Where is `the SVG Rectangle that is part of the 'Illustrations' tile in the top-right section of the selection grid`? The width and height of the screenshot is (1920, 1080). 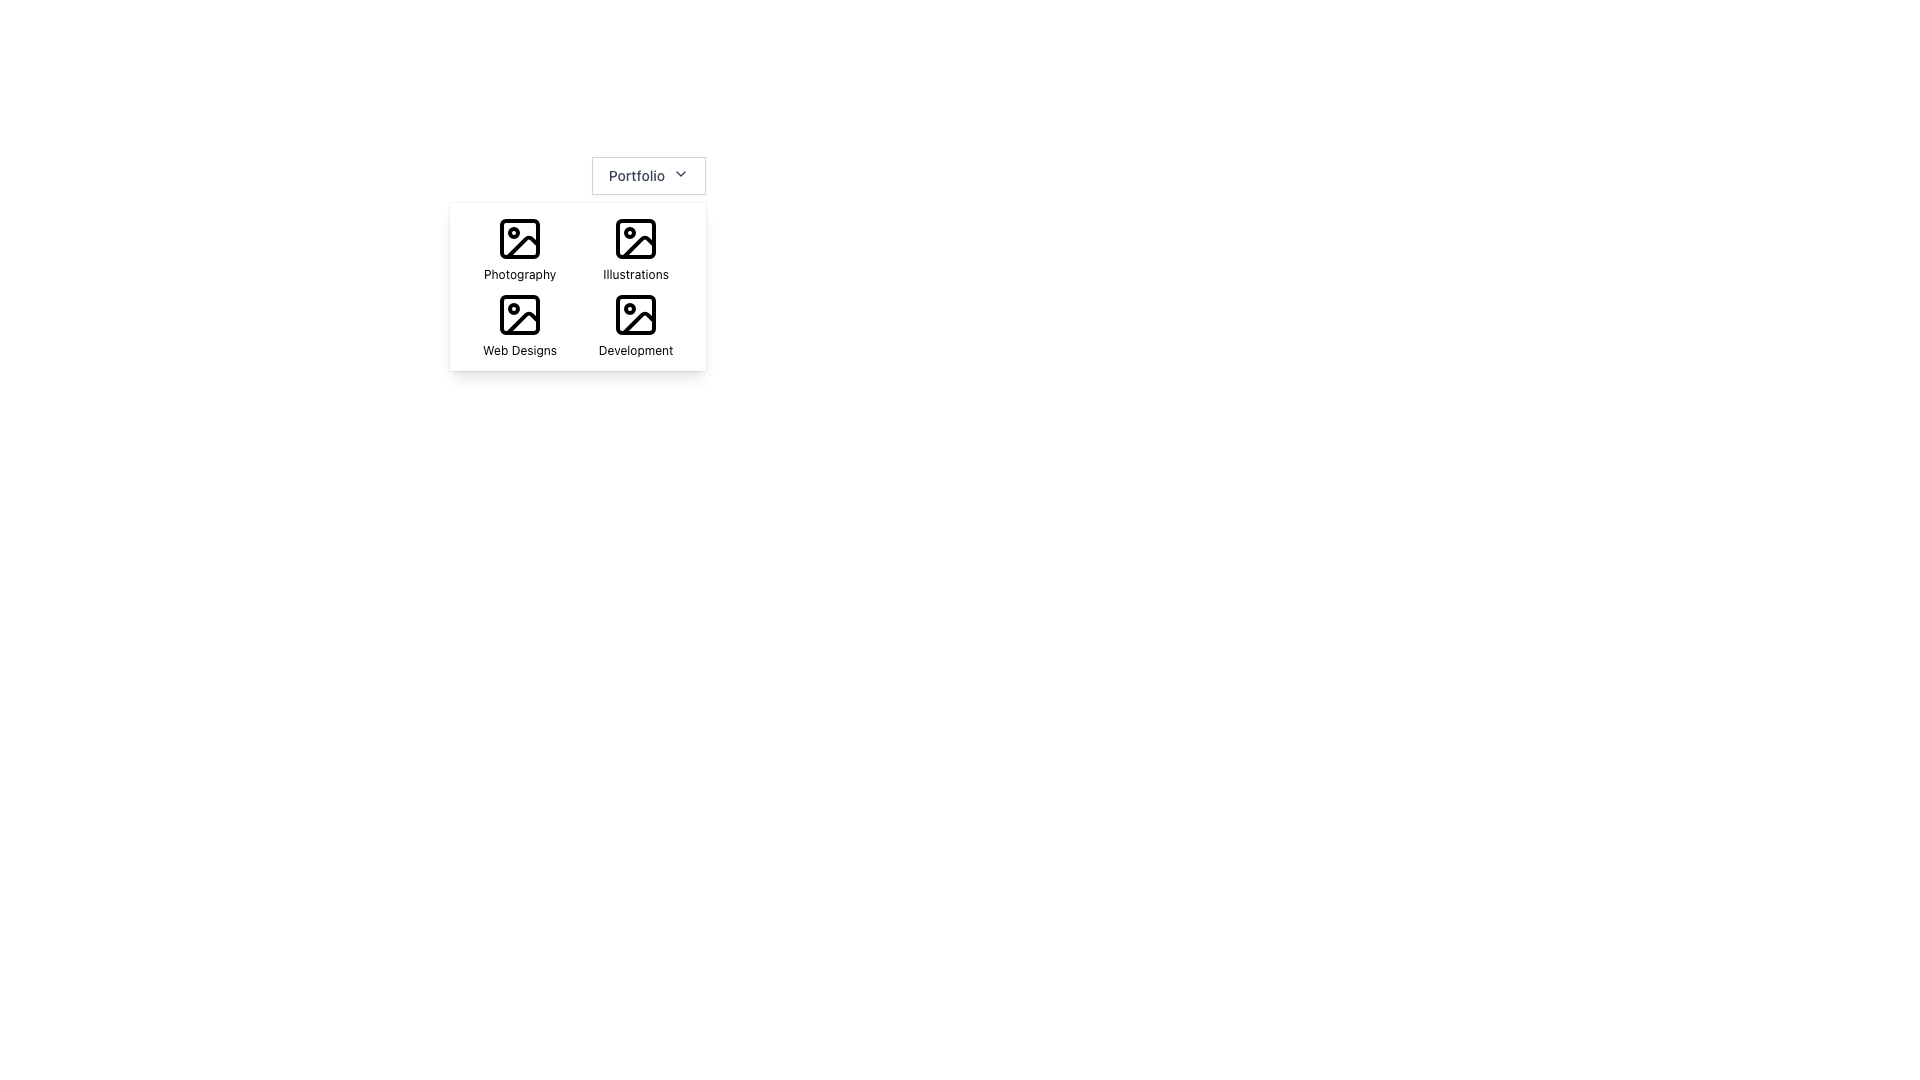 the SVG Rectangle that is part of the 'Illustrations' tile in the top-right section of the selection grid is located at coordinates (635, 238).